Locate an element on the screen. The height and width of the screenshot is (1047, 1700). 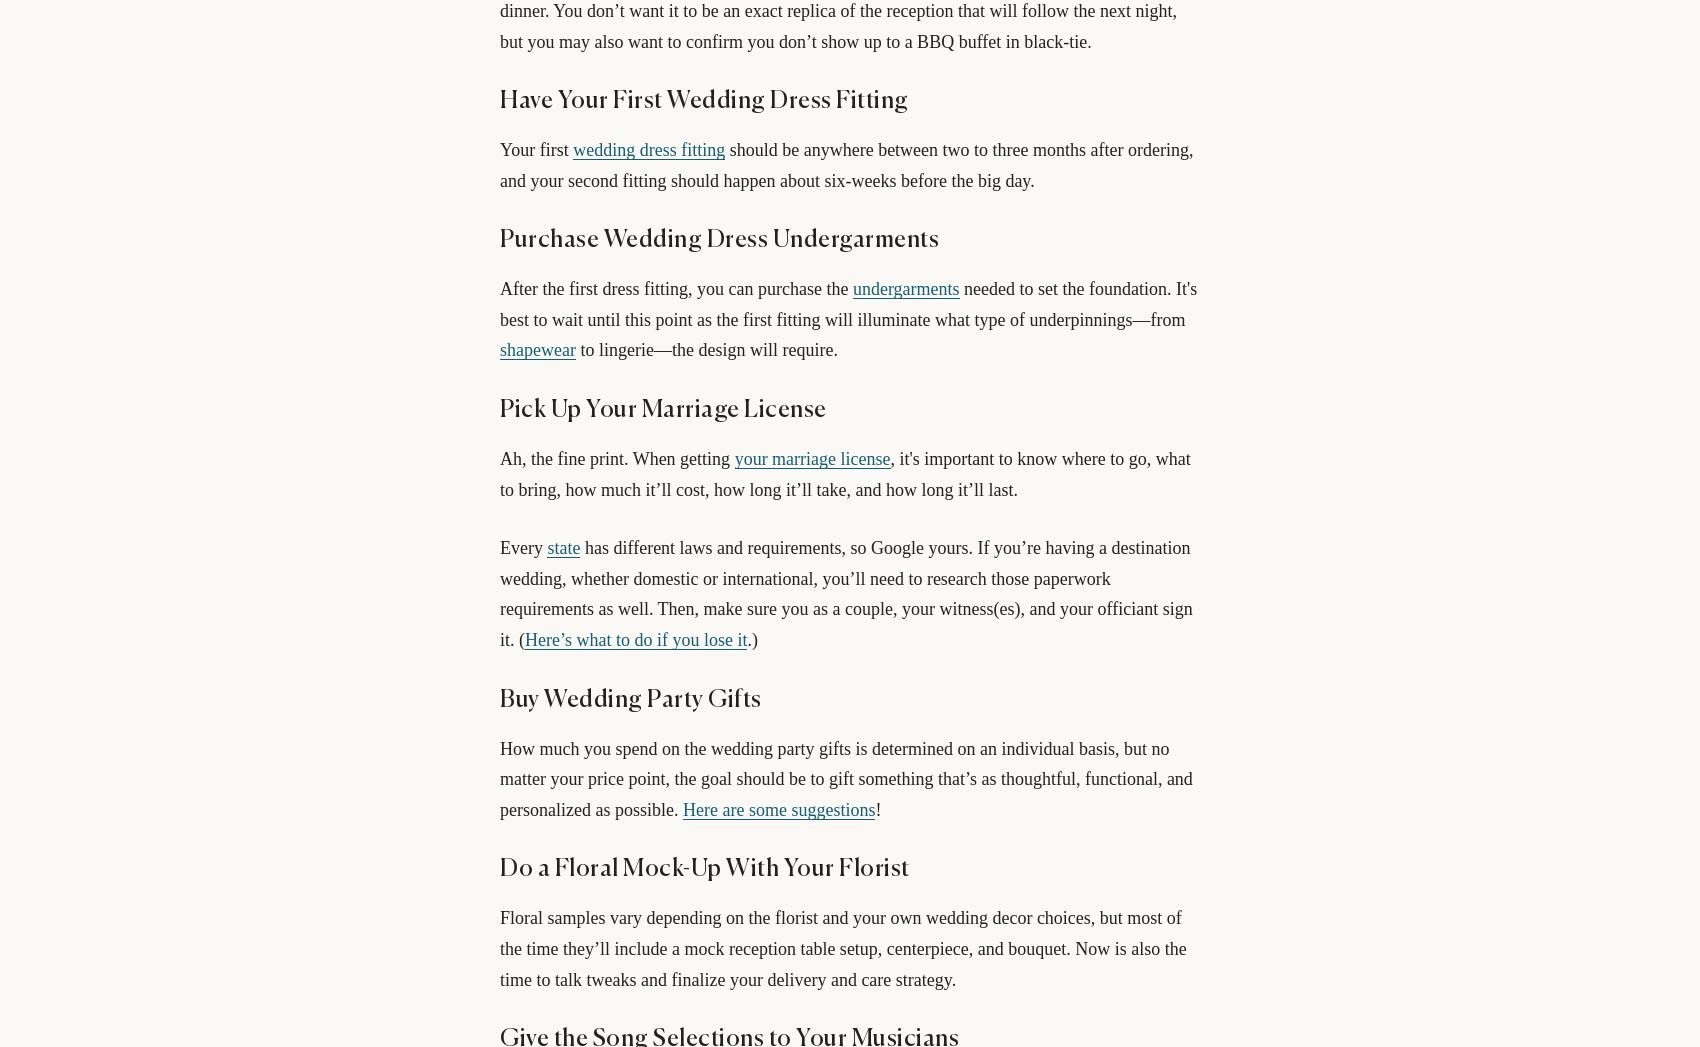
'How much you spend on the wedding party gifts is determined on an individual basis, but no matter your price point, the goal should be to gift something that’s as thoughtful, functional, and personalized as possible.' is located at coordinates (844, 777).